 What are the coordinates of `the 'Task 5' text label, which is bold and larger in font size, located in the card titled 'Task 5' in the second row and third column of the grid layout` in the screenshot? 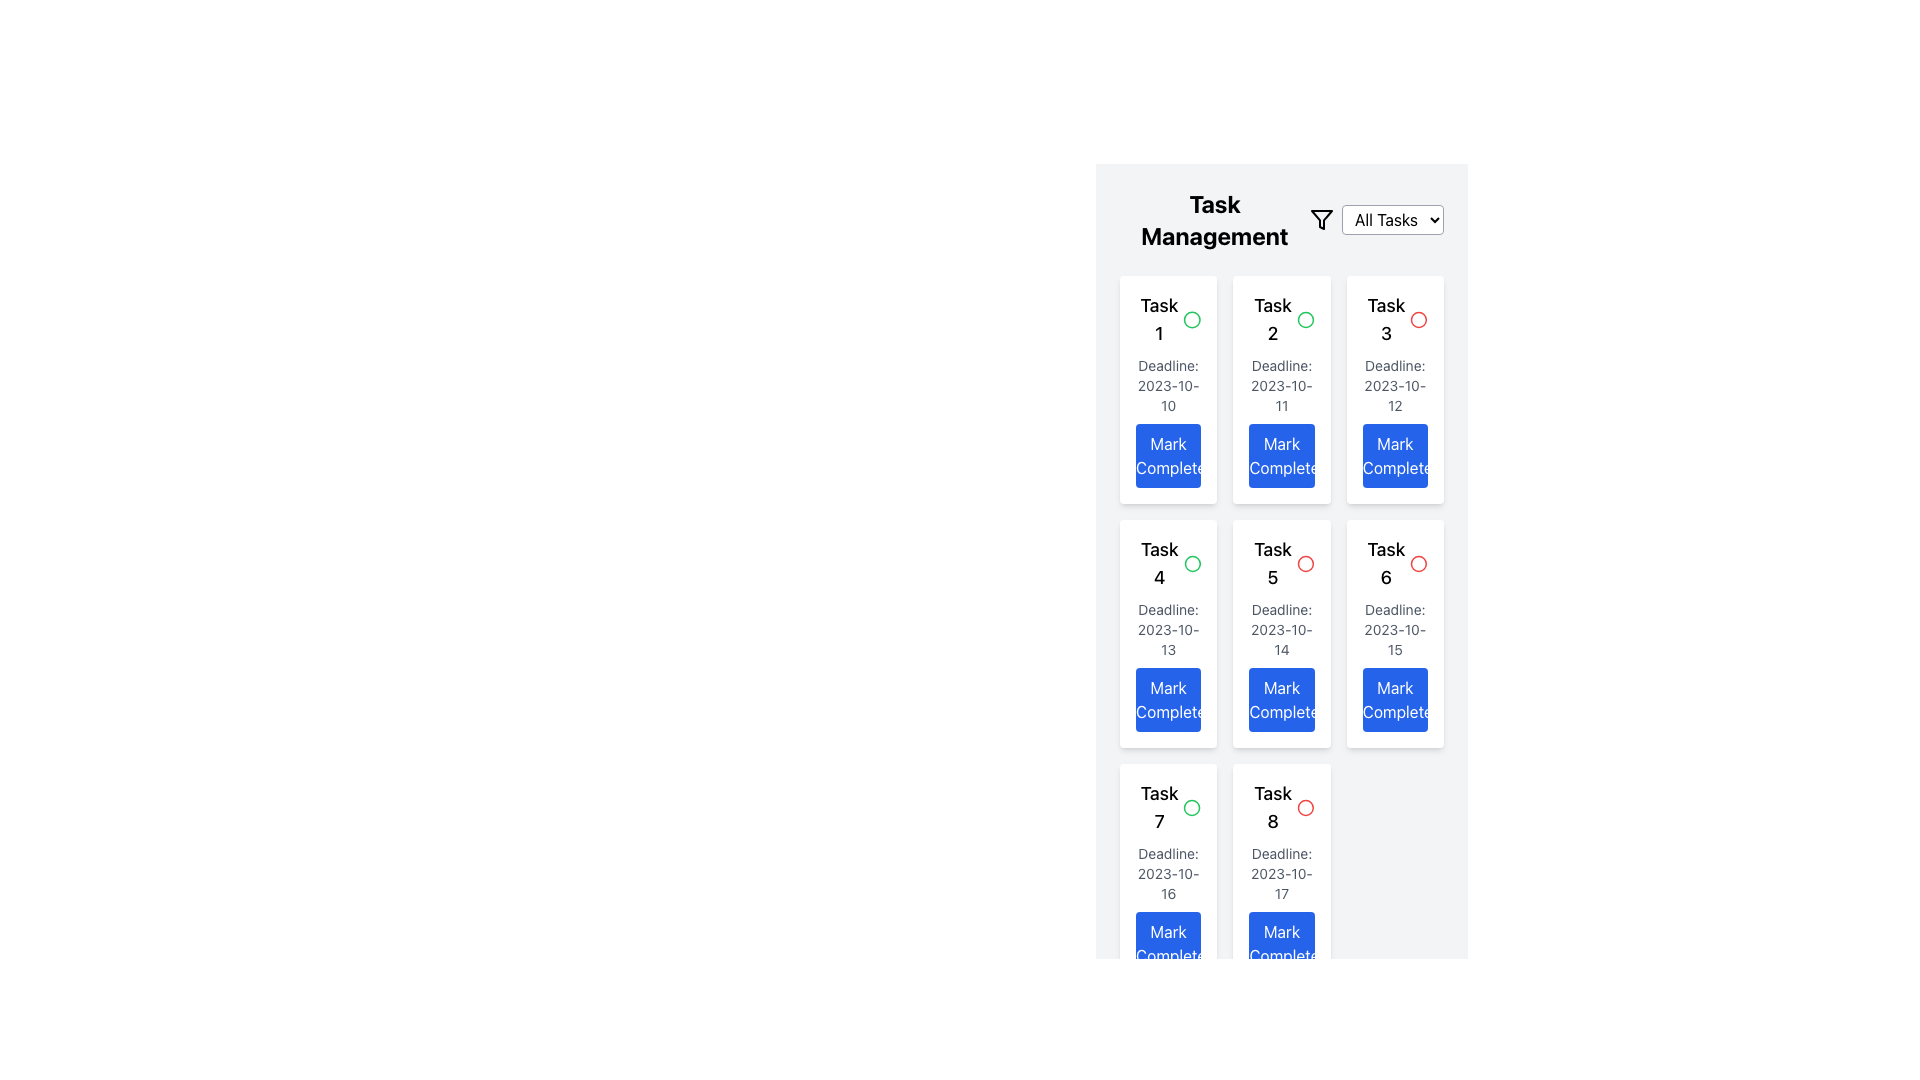 It's located at (1281, 563).